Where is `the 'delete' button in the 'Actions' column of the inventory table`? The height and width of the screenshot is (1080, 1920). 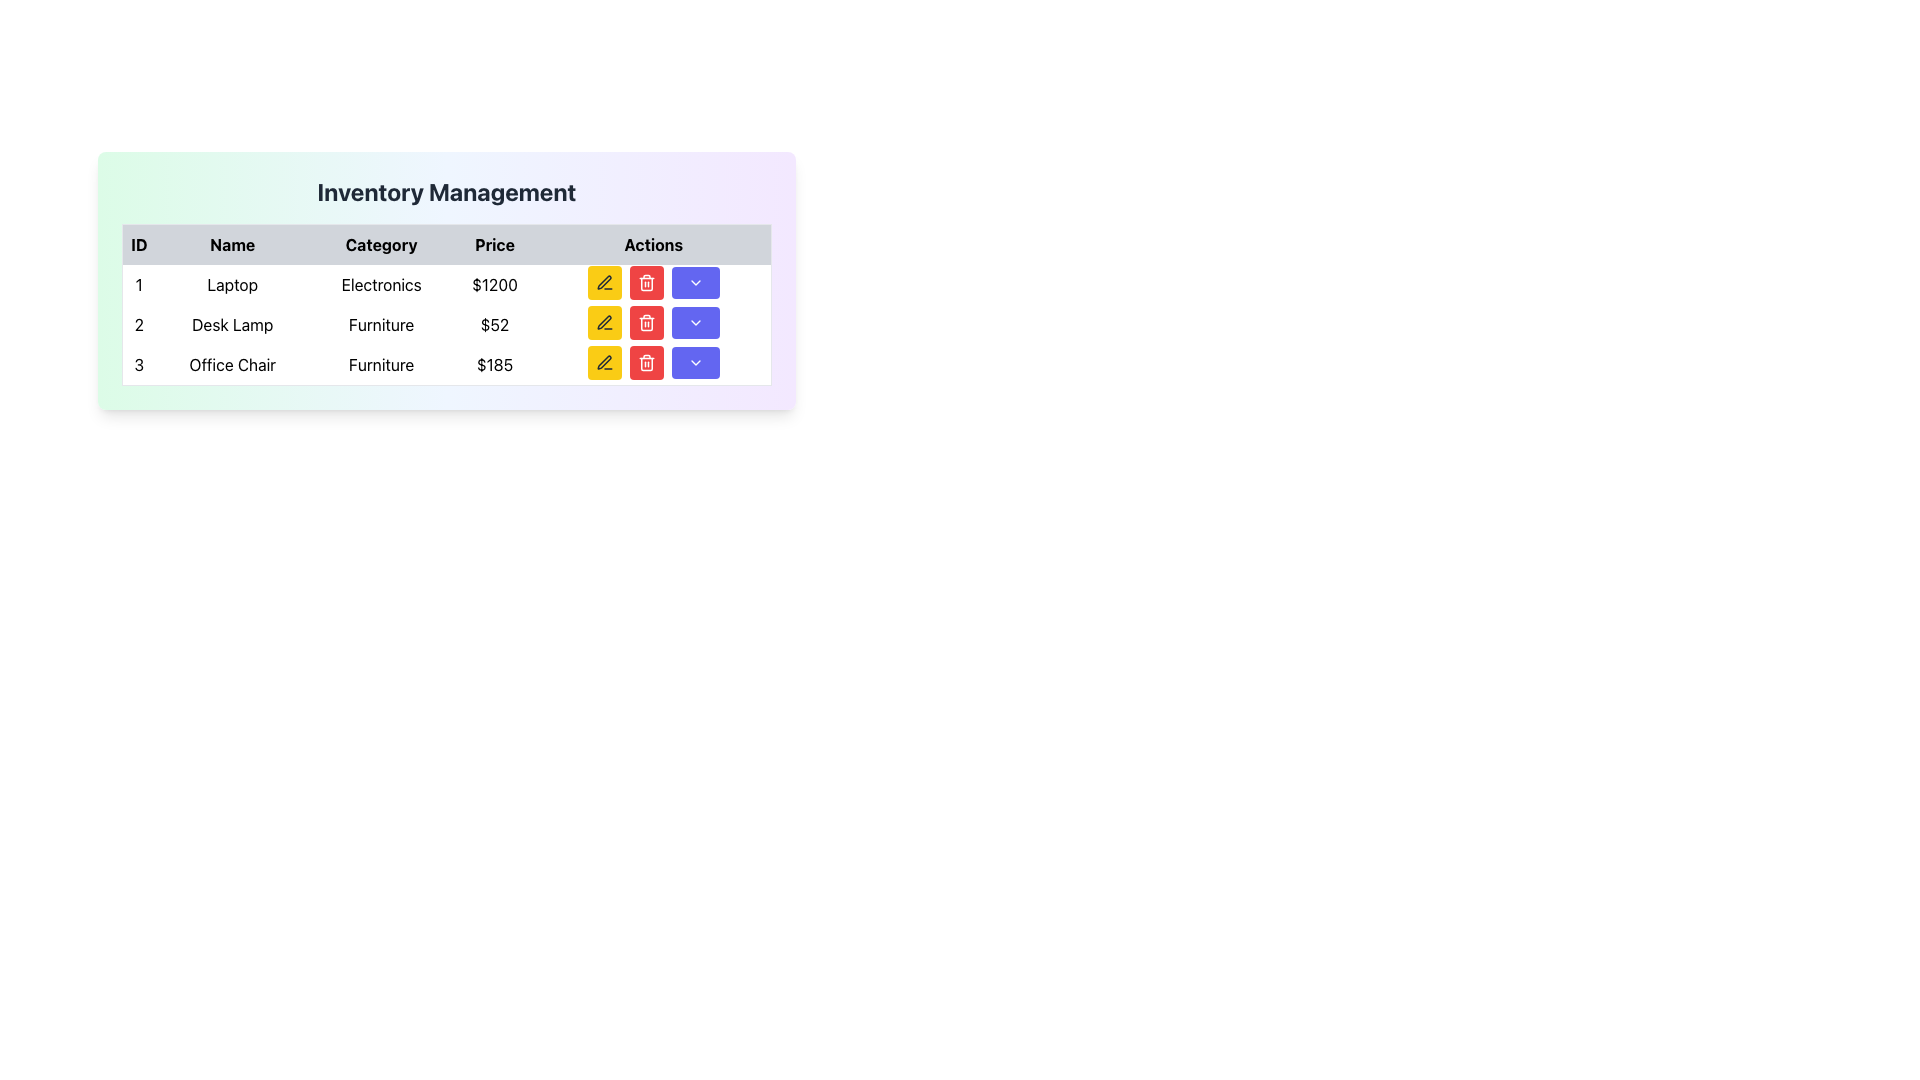 the 'delete' button in the 'Actions' column of the inventory table is located at coordinates (646, 322).